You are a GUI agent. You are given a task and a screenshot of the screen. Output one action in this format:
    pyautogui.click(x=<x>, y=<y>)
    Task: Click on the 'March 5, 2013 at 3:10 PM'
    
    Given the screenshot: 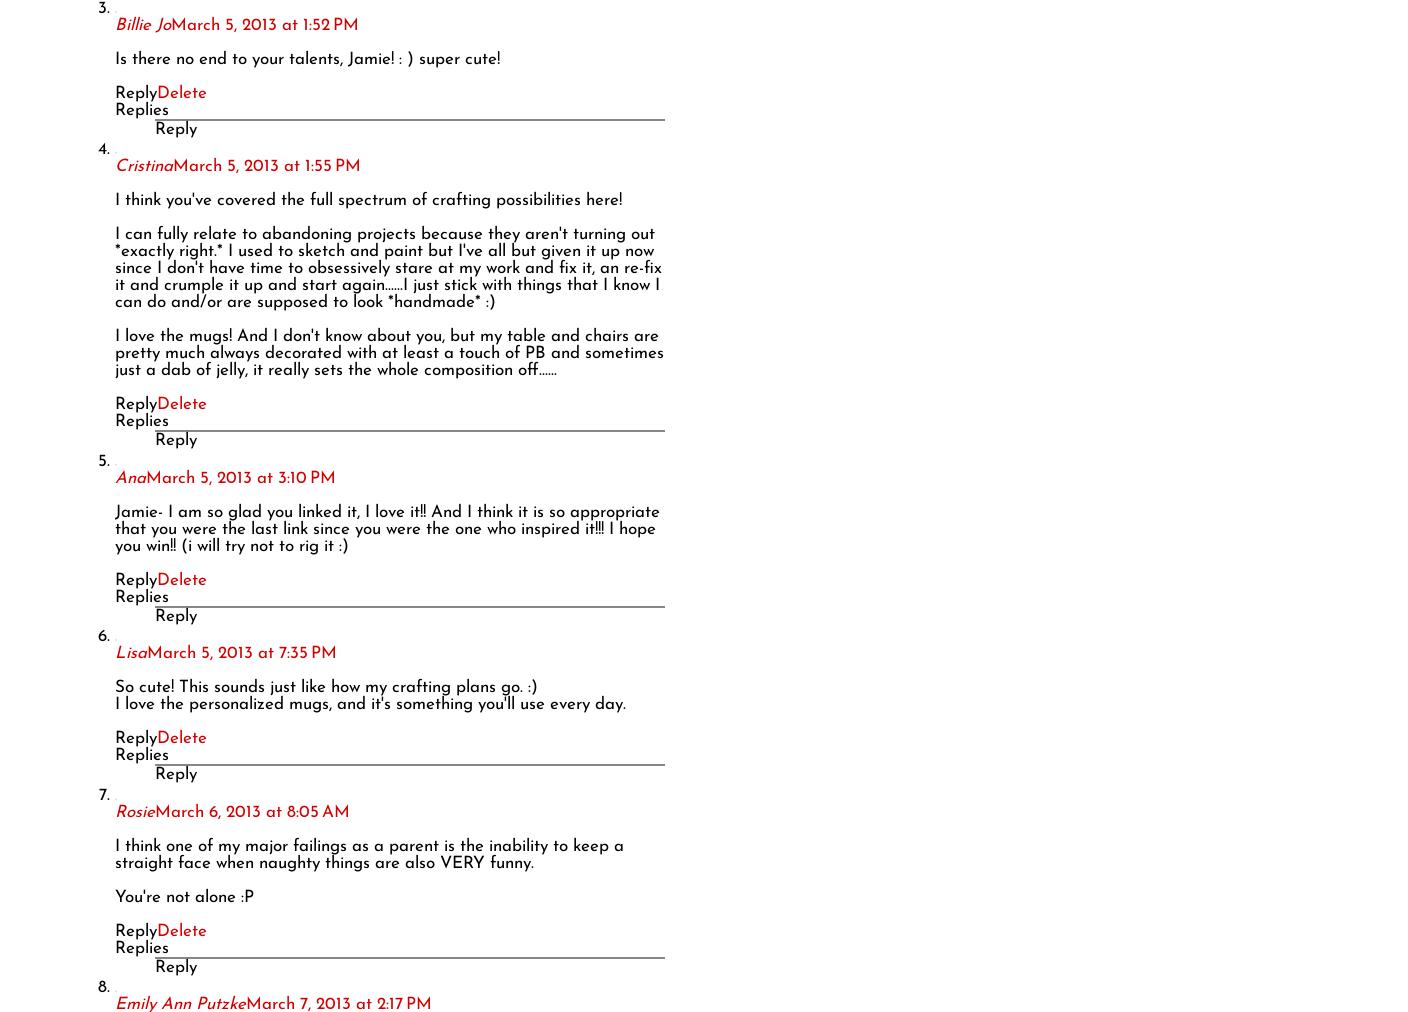 What is the action you would take?
    pyautogui.click(x=146, y=477)
    